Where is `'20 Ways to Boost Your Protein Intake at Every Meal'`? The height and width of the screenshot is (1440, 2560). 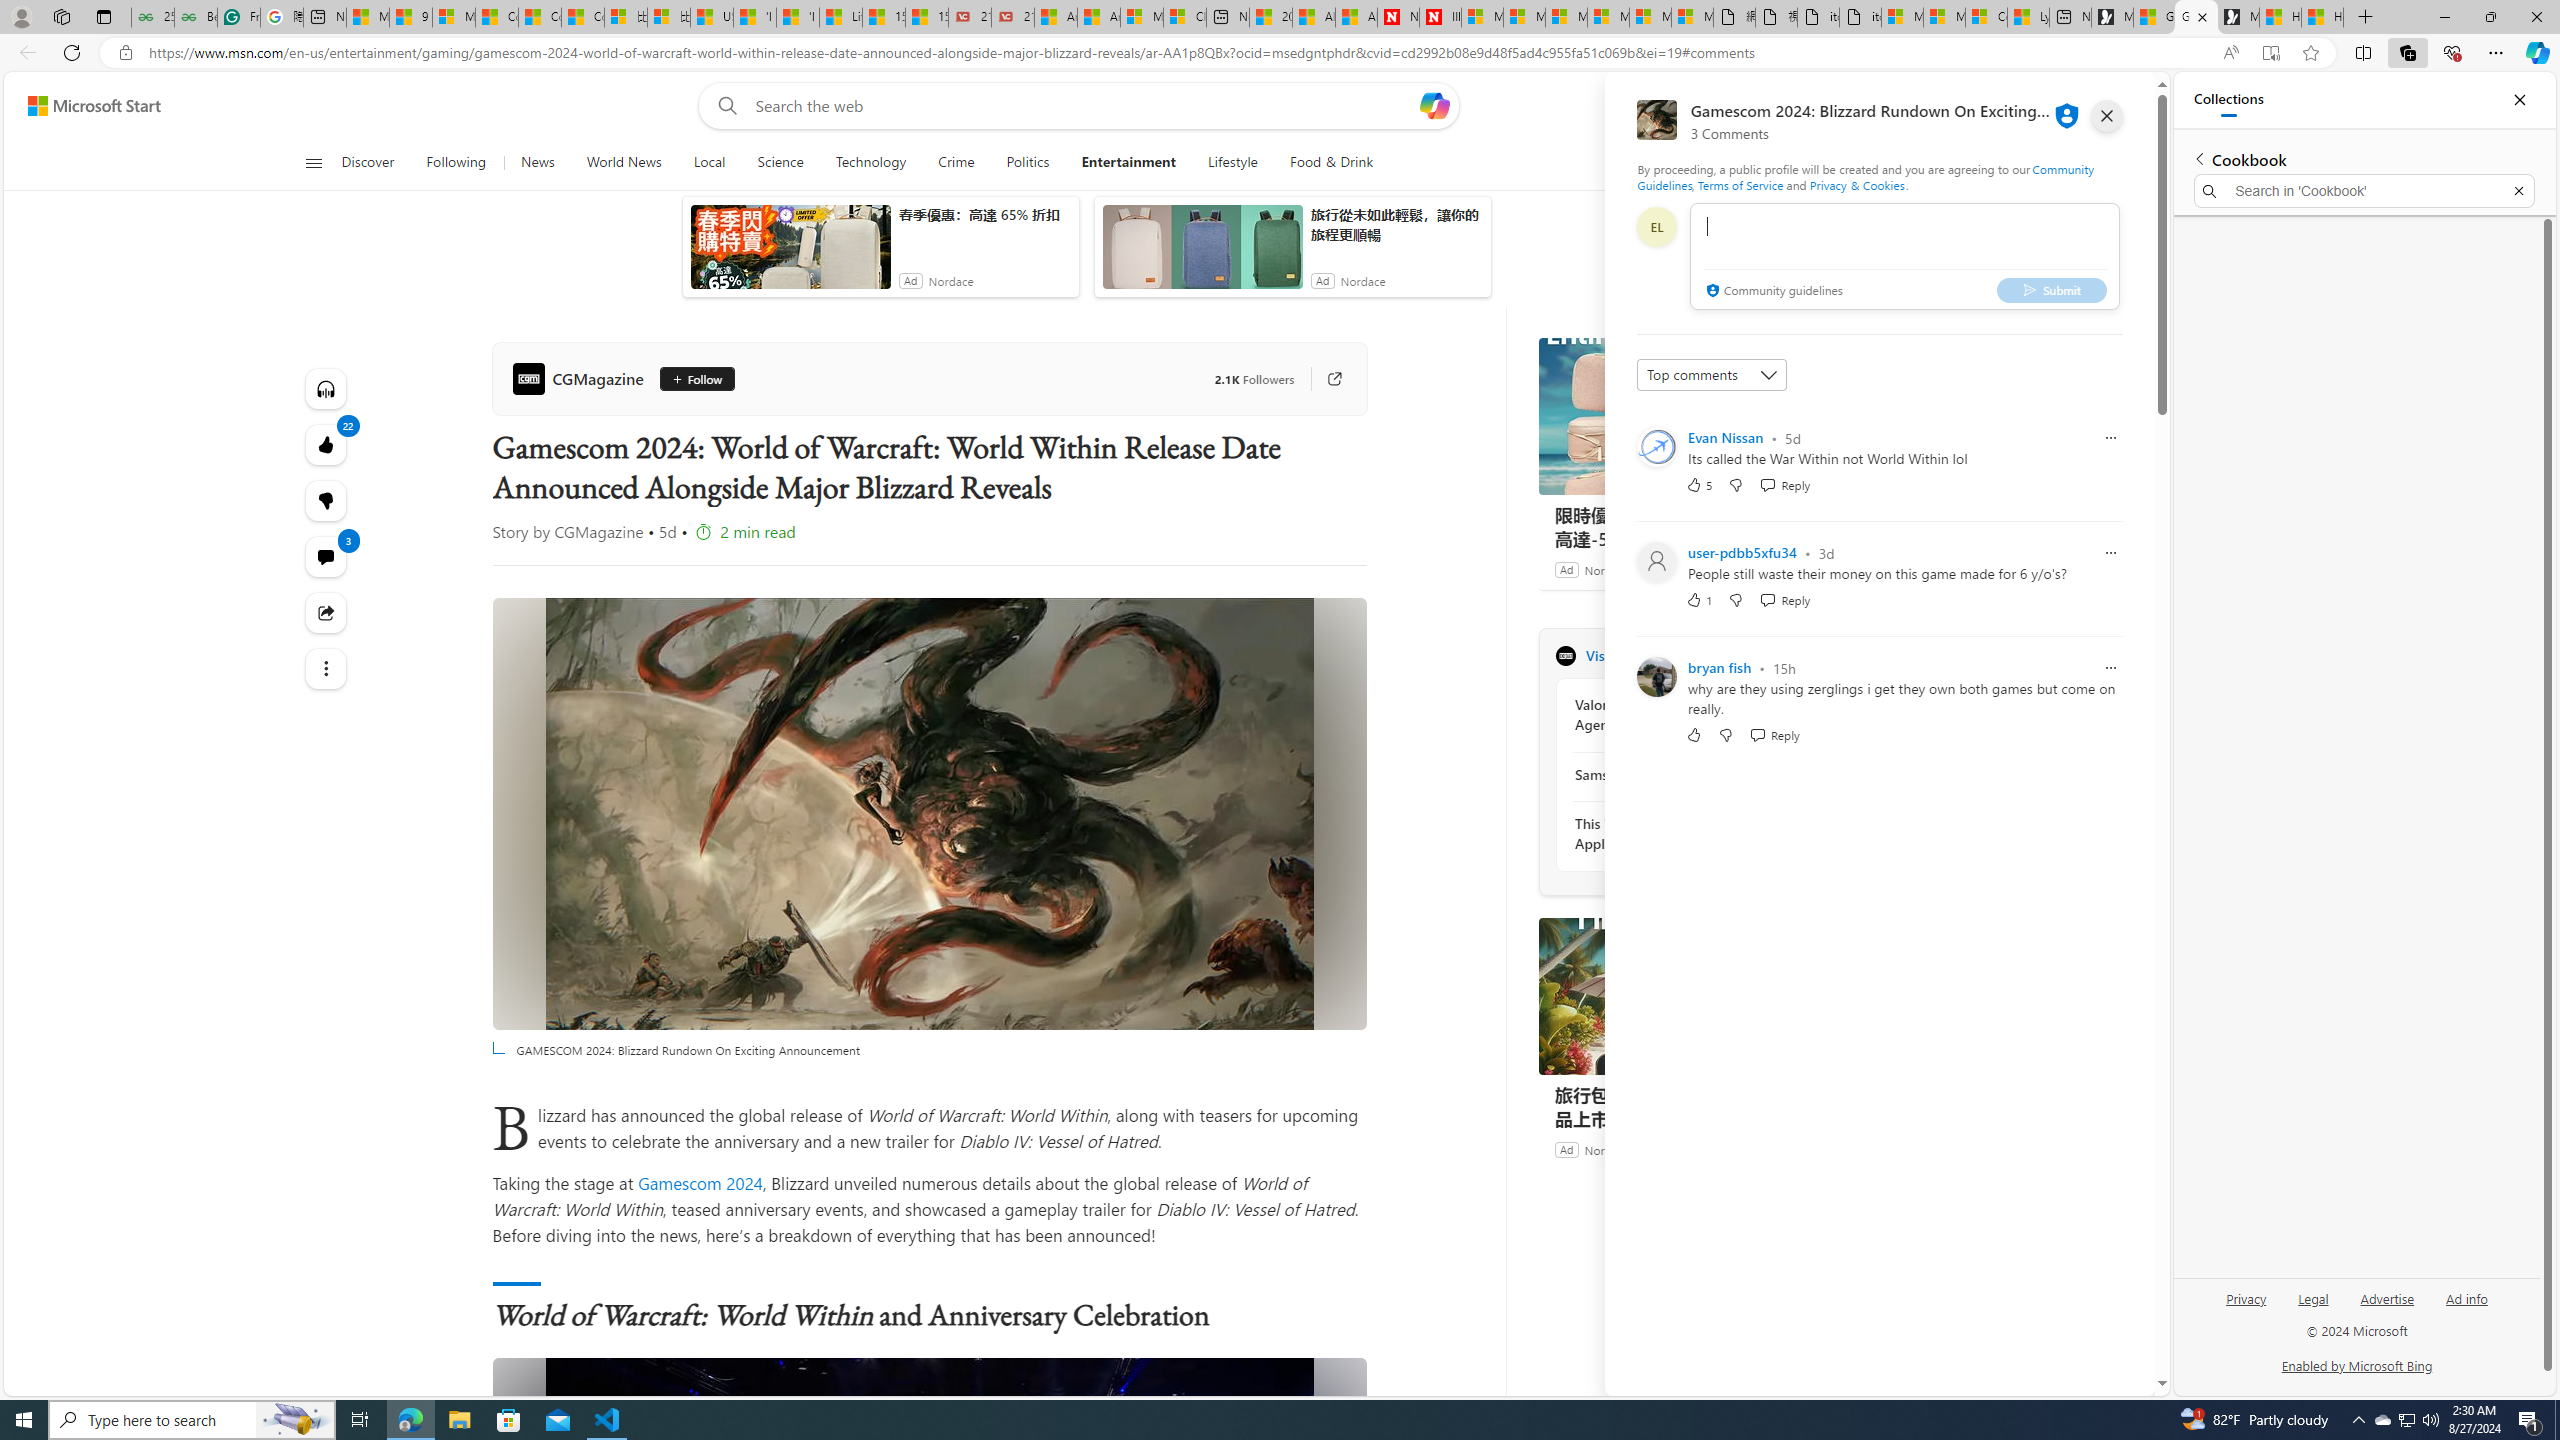 '20 Ways to Boost Your Protein Intake at Every Meal' is located at coordinates (1271, 16).